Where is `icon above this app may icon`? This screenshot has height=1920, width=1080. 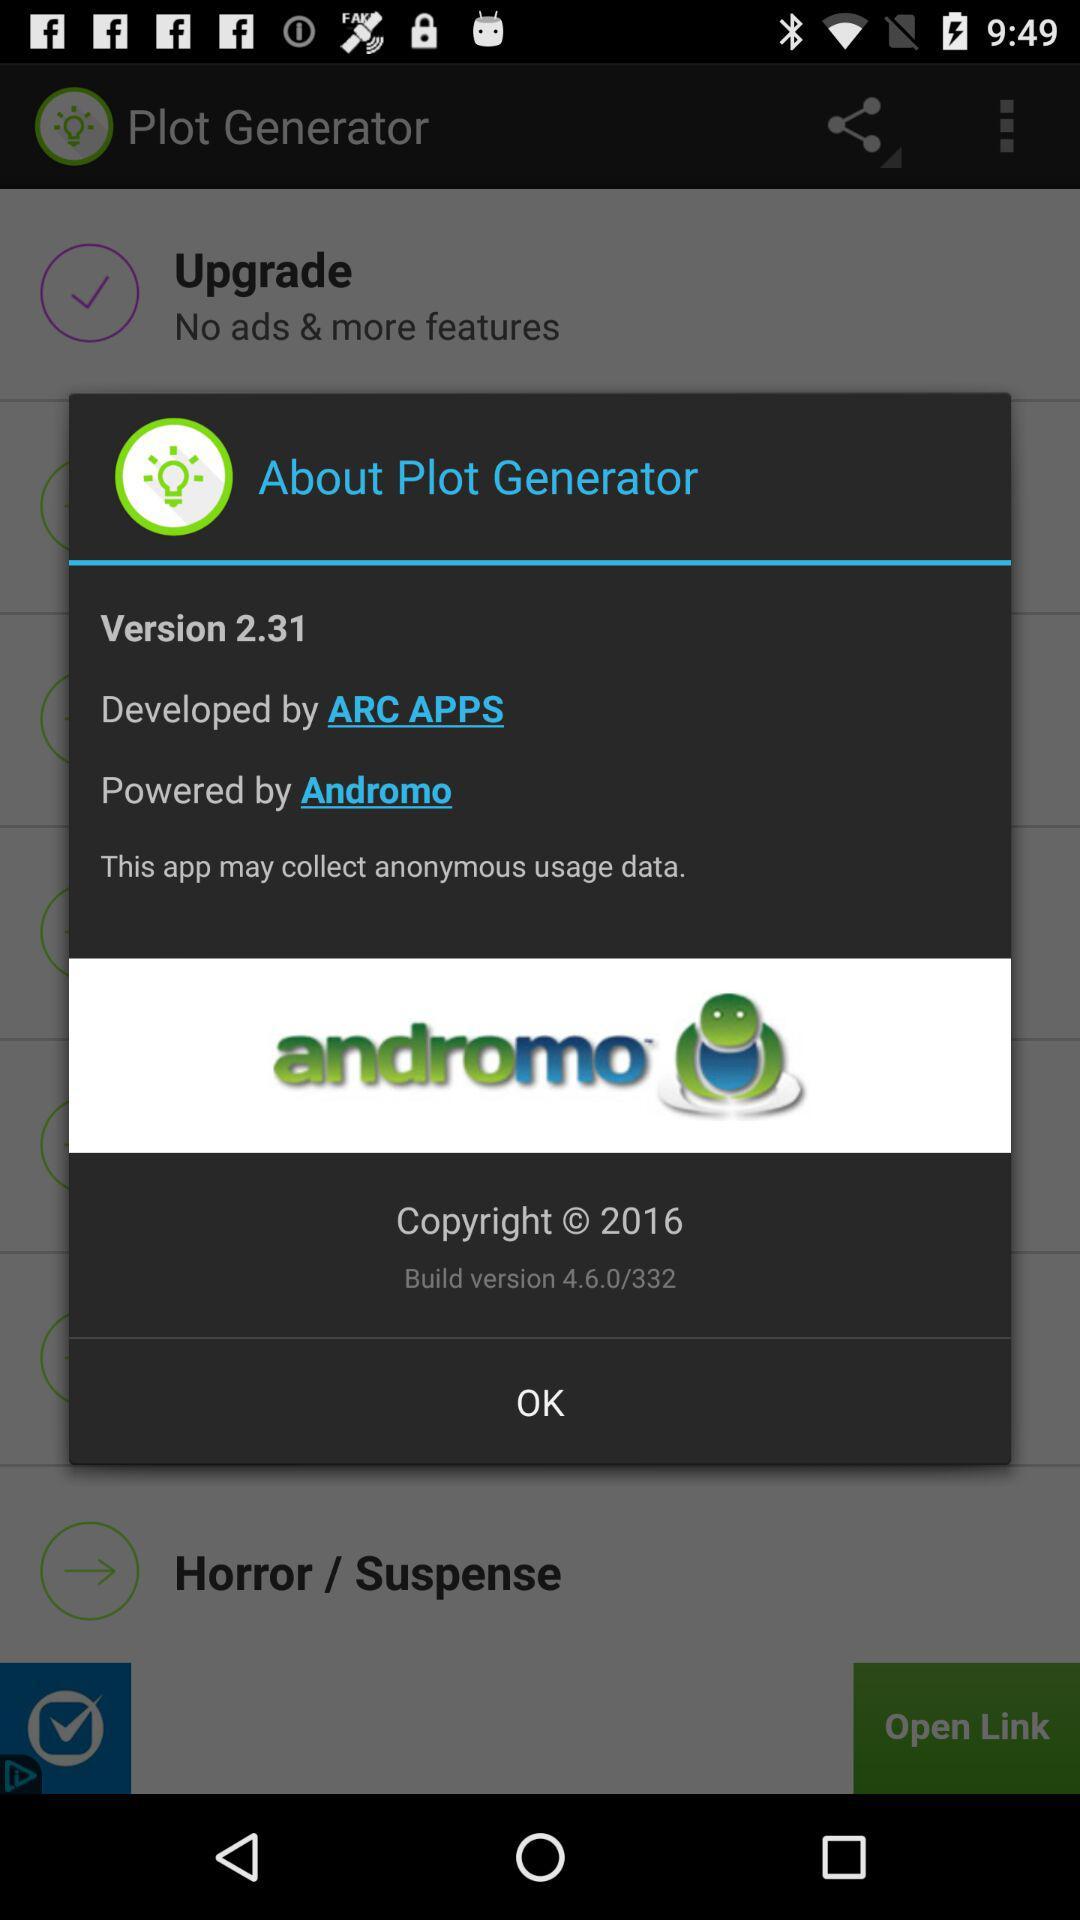
icon above this app may icon is located at coordinates (540, 804).